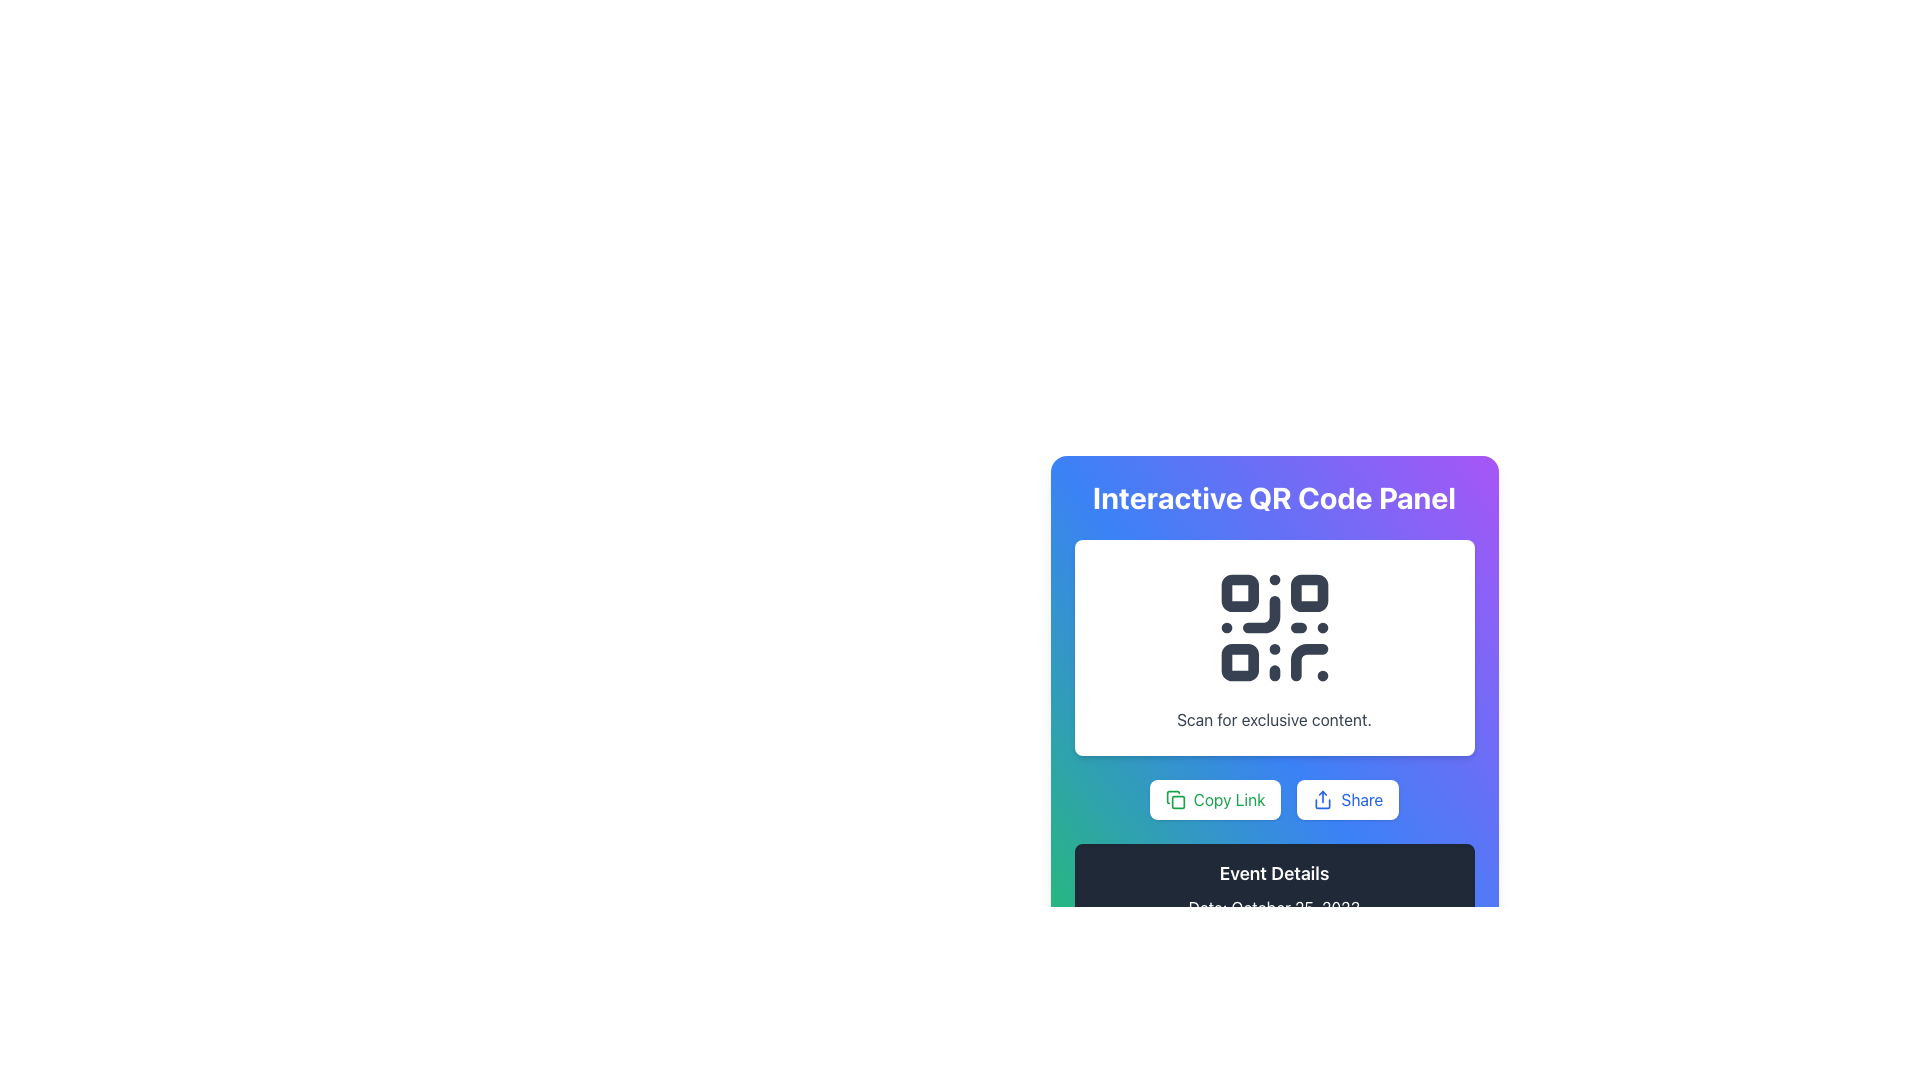 The image size is (1920, 1080). Describe the element at coordinates (1238, 662) in the screenshot. I see `the bottom-left square component of the QR code in the 'Interactive QR Code Panel' card` at that location.